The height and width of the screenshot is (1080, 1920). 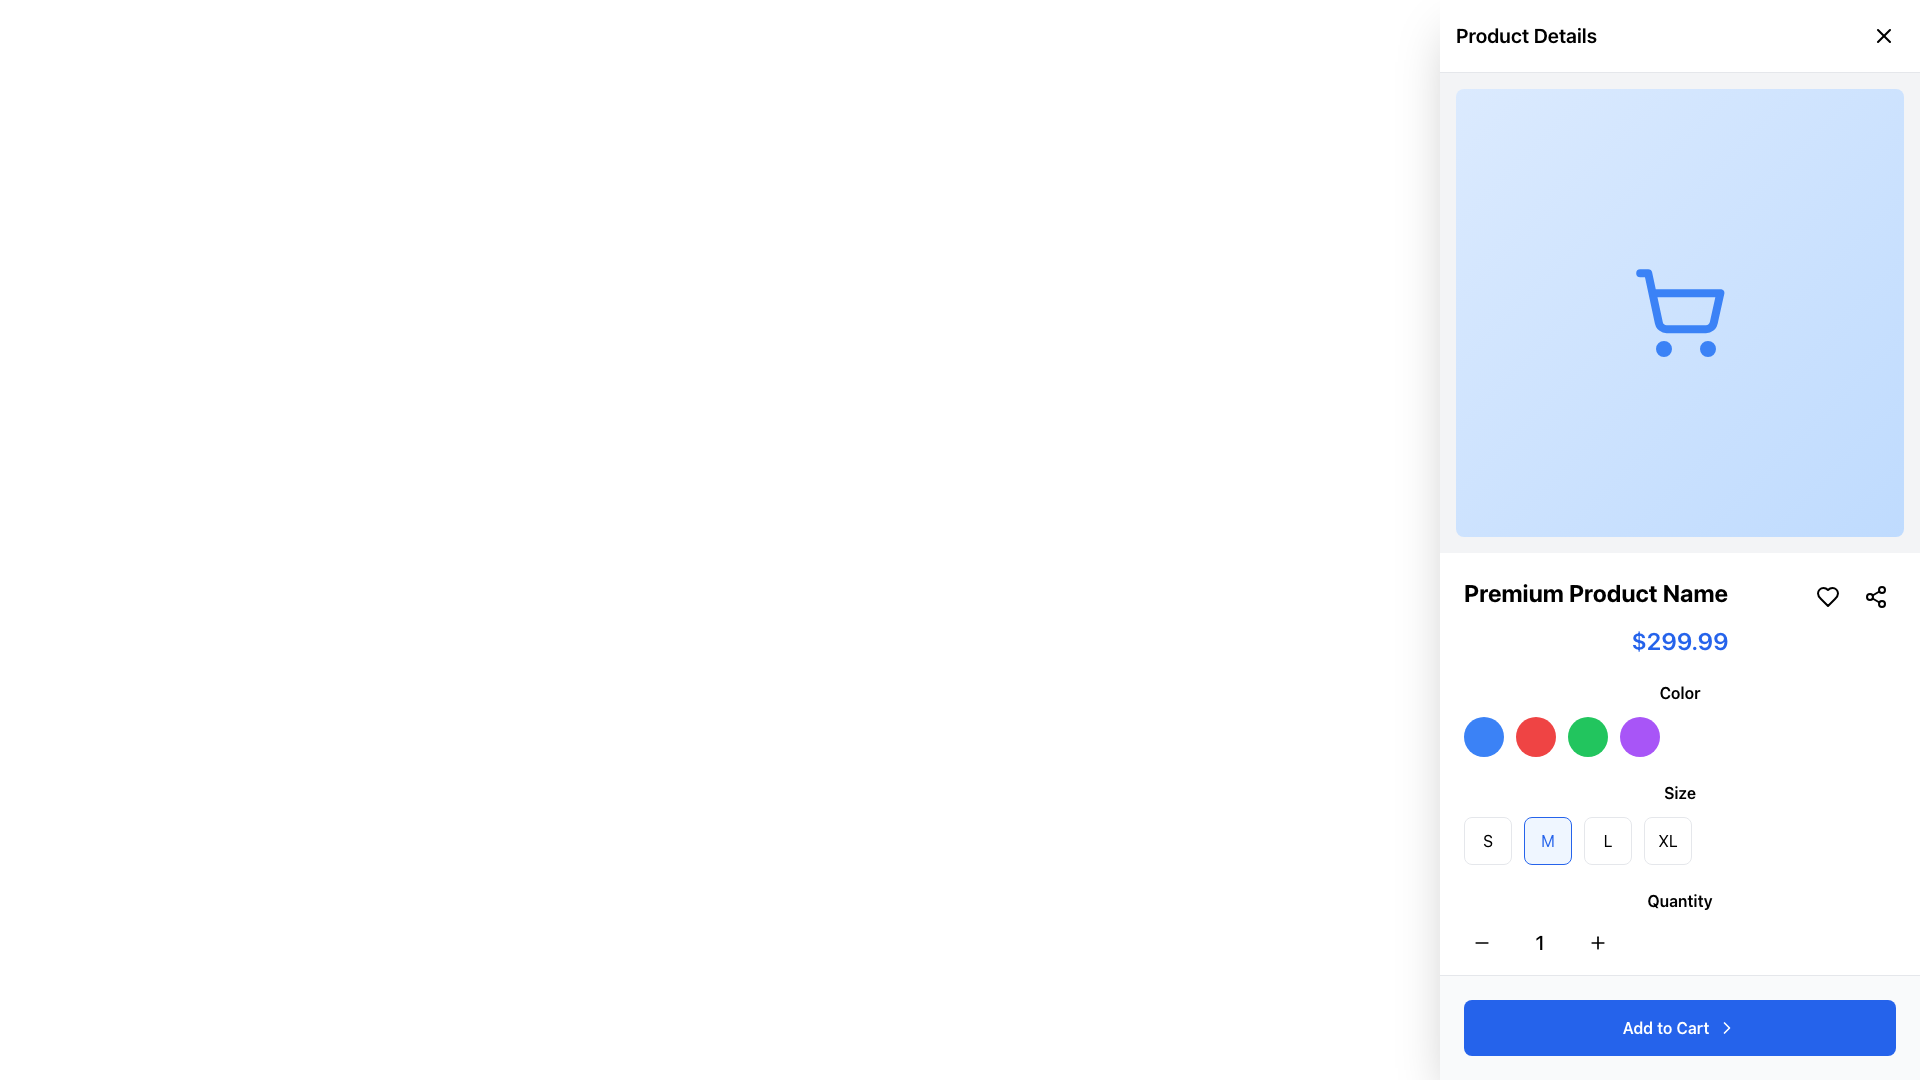 I want to click on the 'Size' text label which is styled with bold font weight and centrally positioned above the size selection buttons, so click(x=1680, y=792).